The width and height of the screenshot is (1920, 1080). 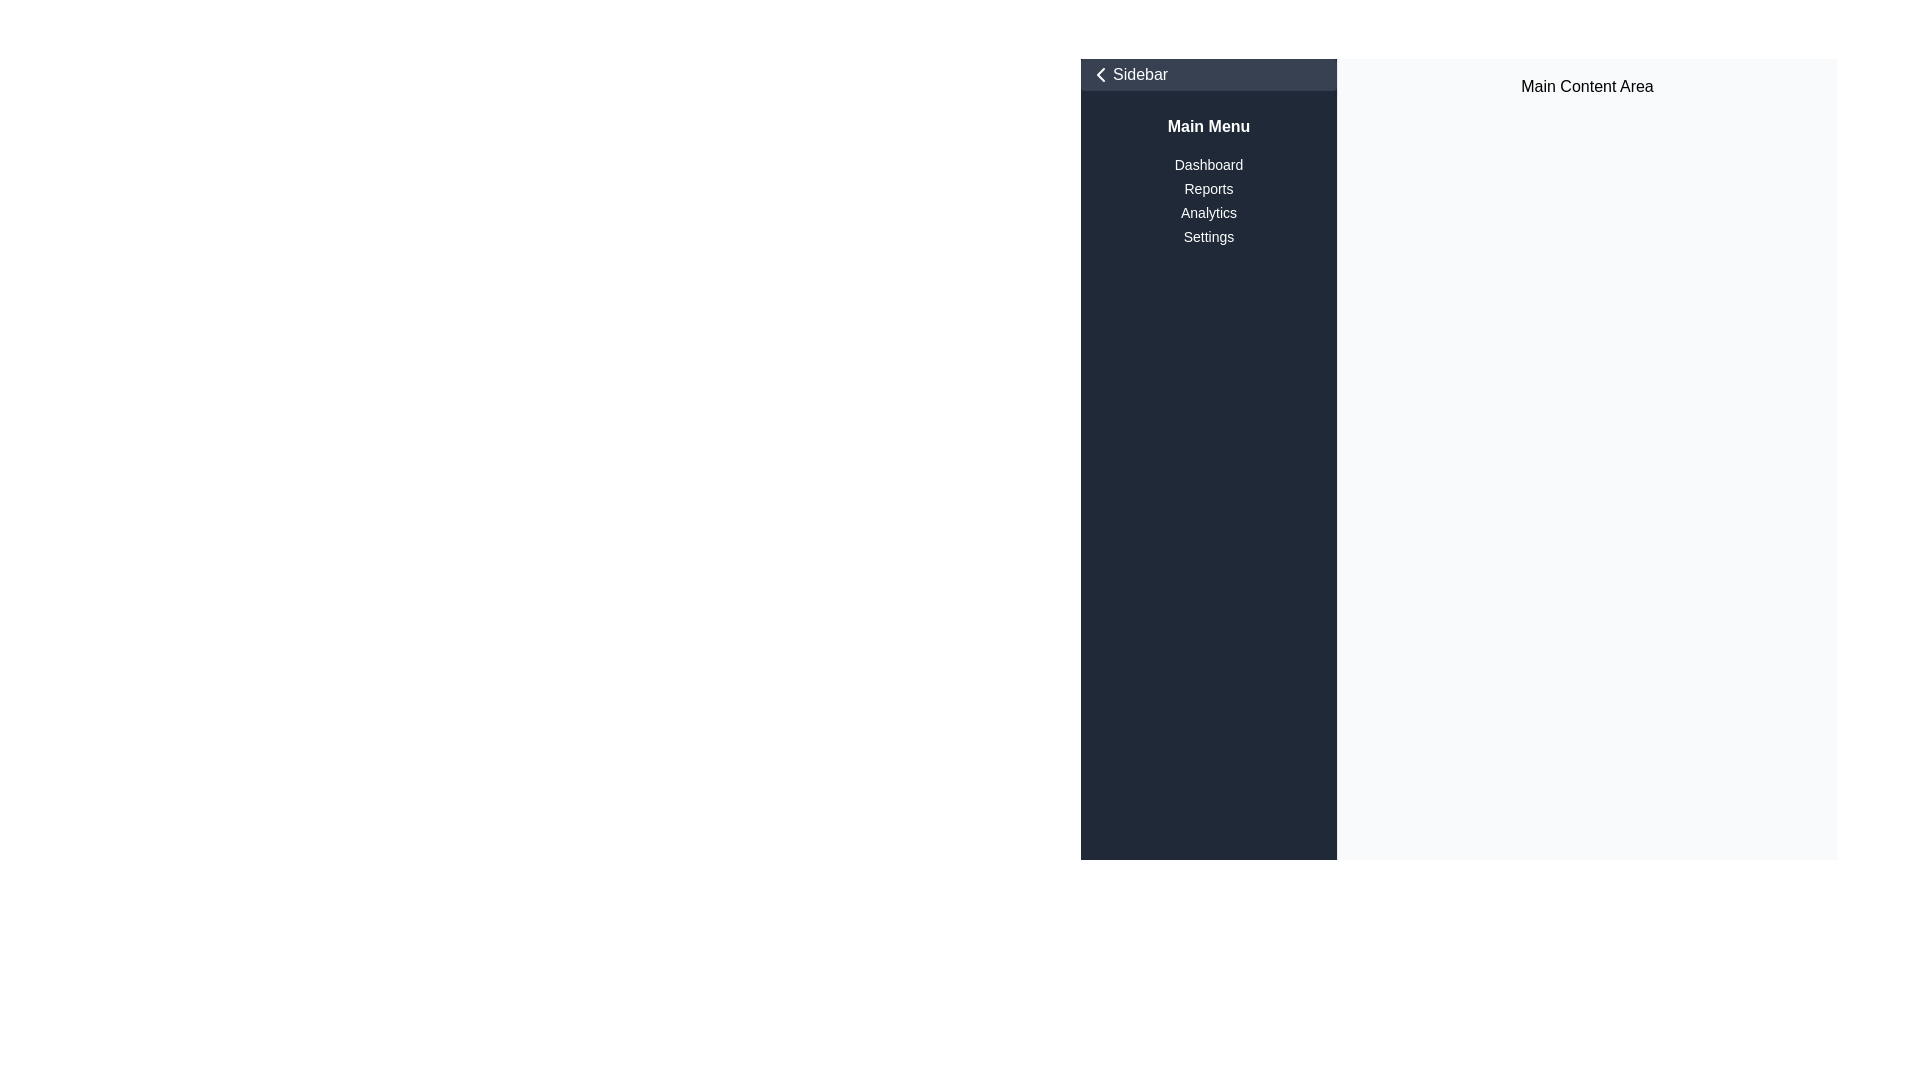 What do you see at coordinates (1208, 127) in the screenshot?
I see `the label at the top of the sidebar that identifies the navigation section before the 'Dashboard' and 'Reports' menu items` at bounding box center [1208, 127].